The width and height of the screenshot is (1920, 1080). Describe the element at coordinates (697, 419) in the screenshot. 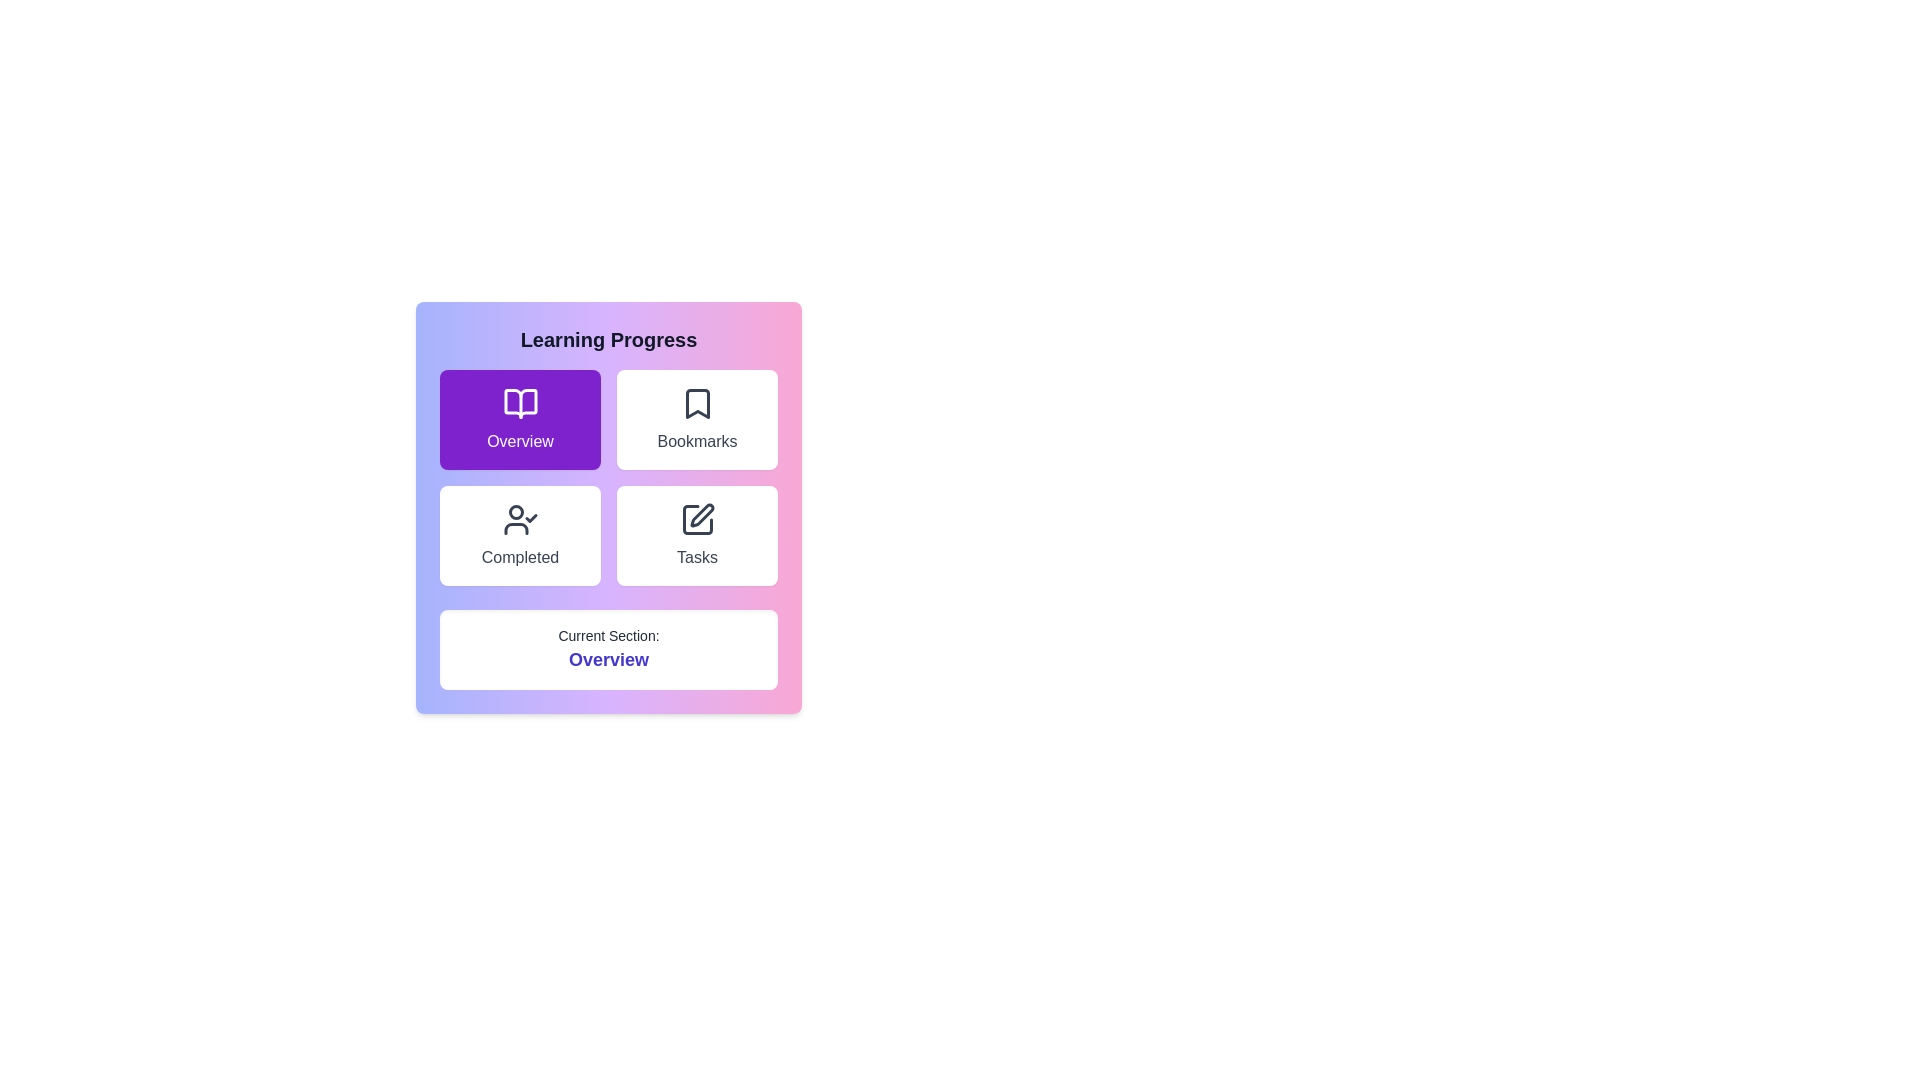

I see `the button corresponding to the Bookmarks section` at that location.